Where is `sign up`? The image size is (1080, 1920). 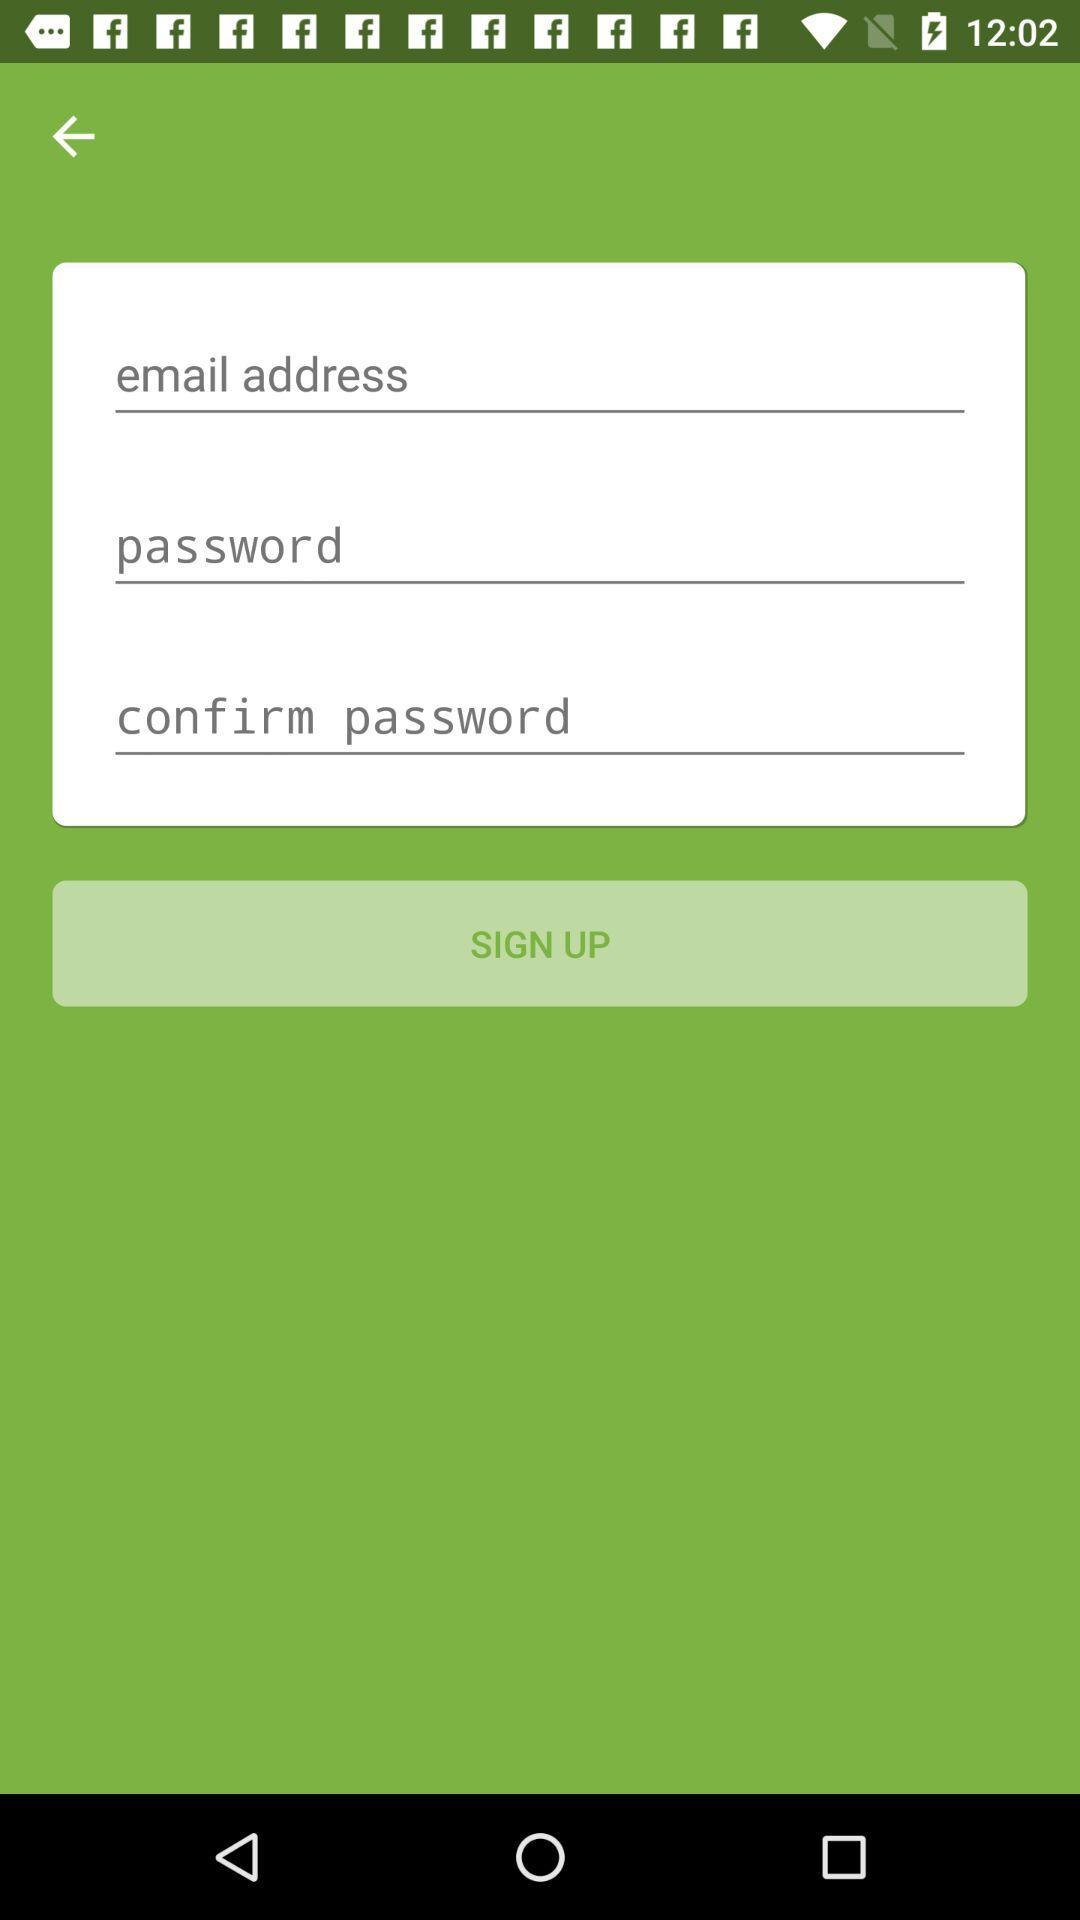 sign up is located at coordinates (540, 942).